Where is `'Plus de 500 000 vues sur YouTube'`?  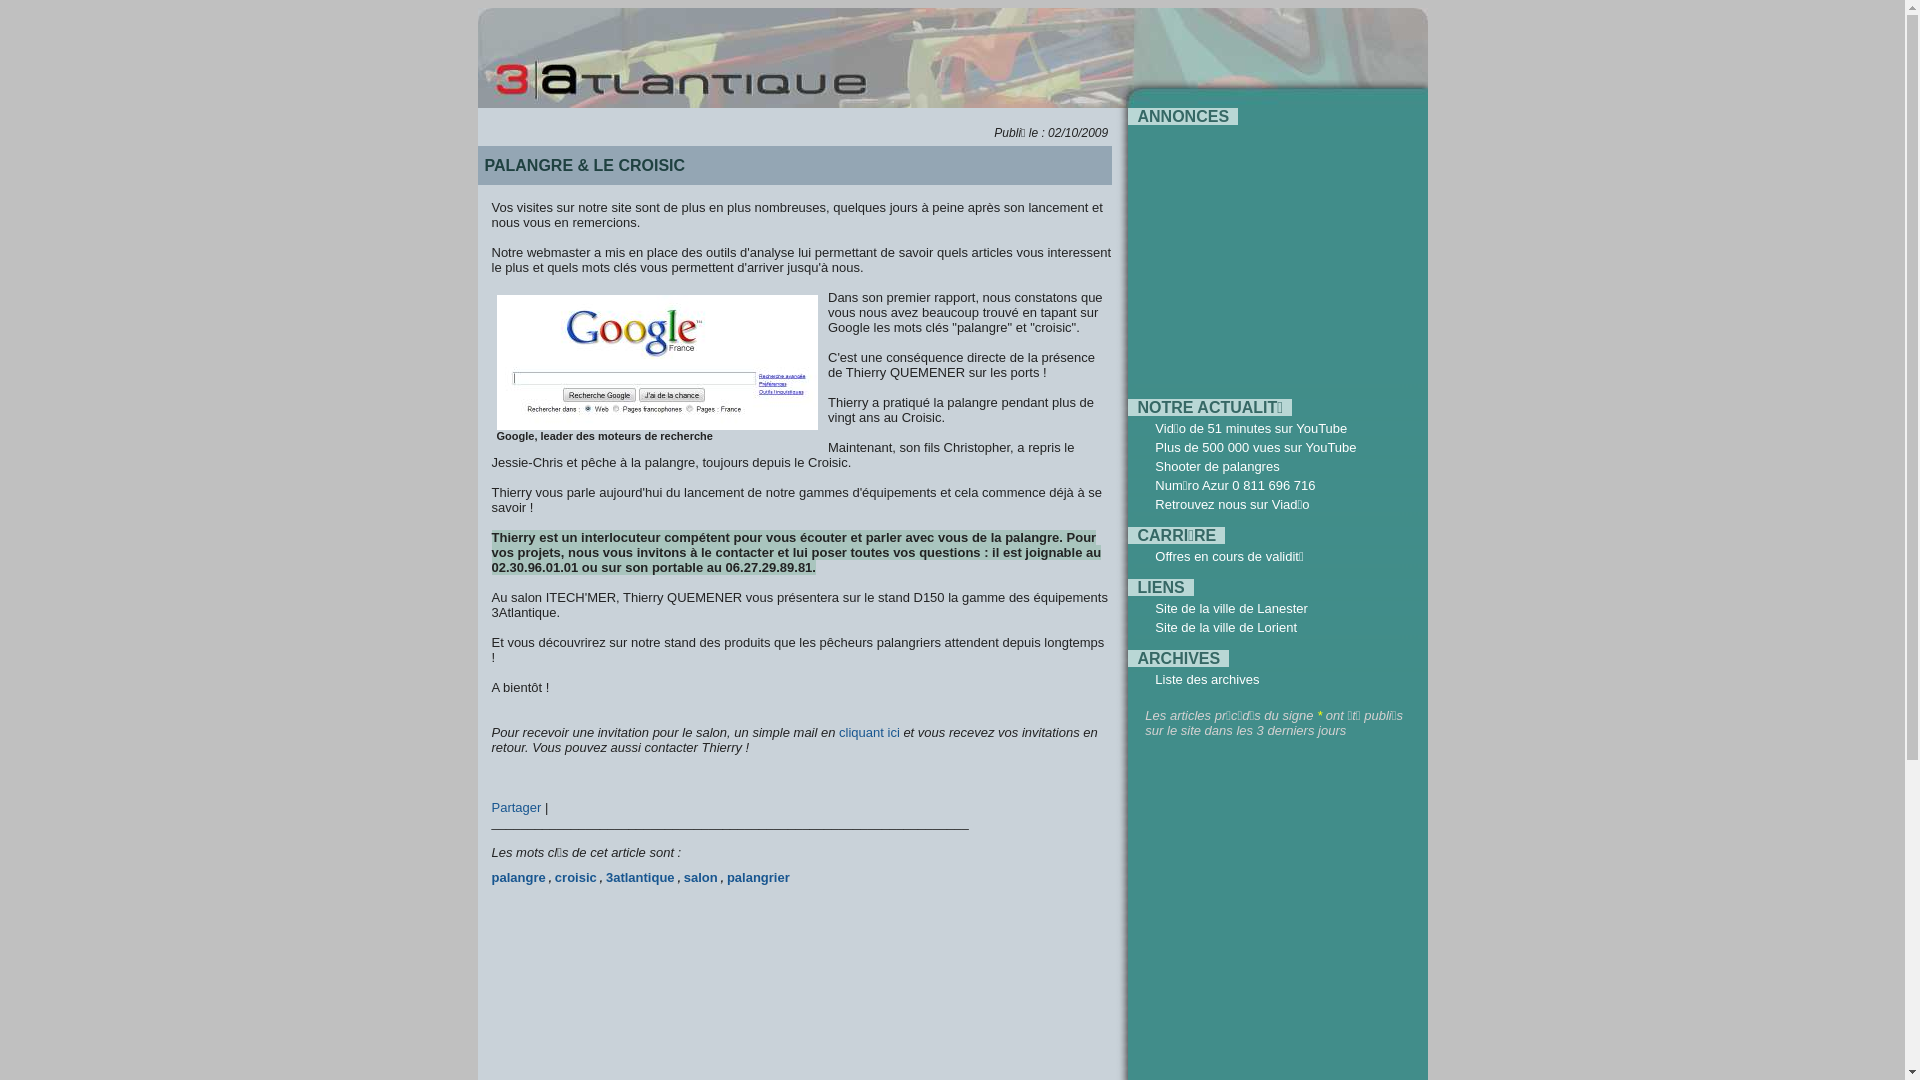 'Plus de 500 000 vues sur YouTube' is located at coordinates (1254, 446).